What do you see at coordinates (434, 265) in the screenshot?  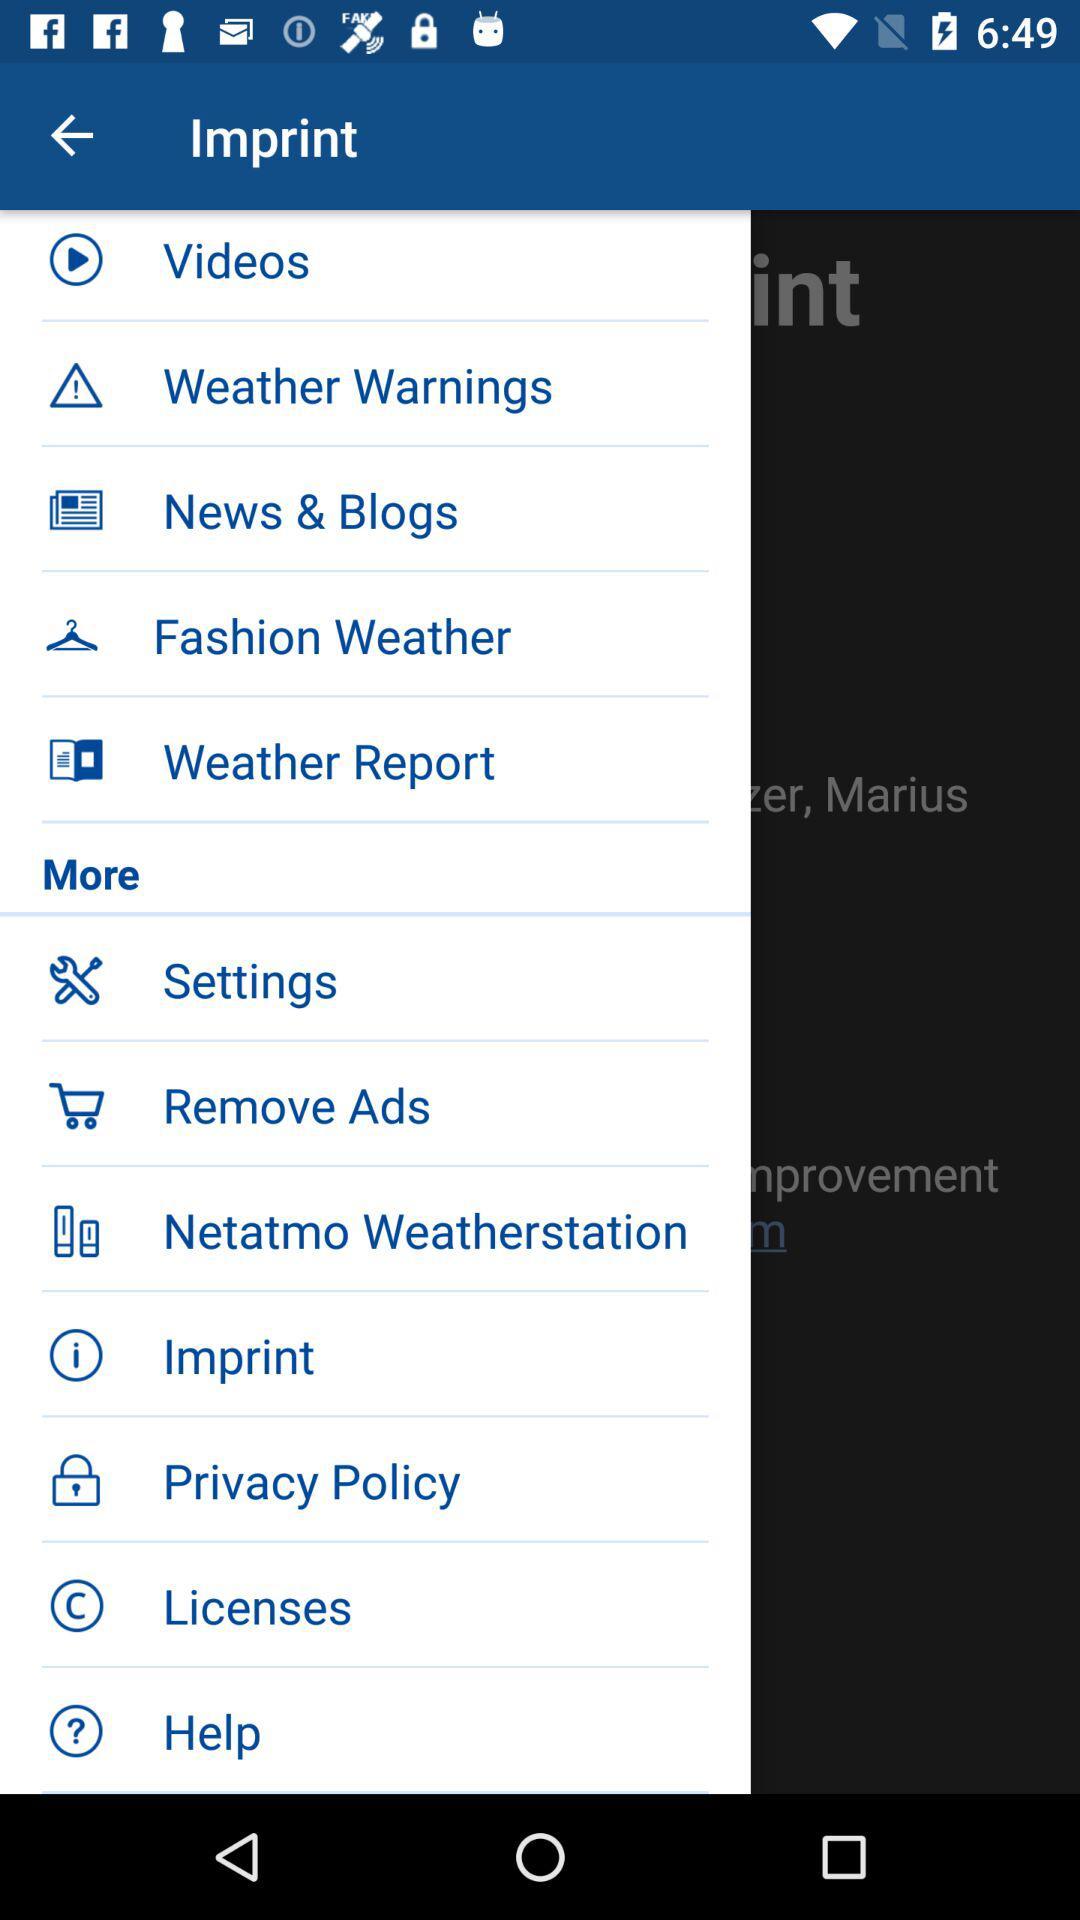 I see `the videos item` at bounding box center [434, 265].